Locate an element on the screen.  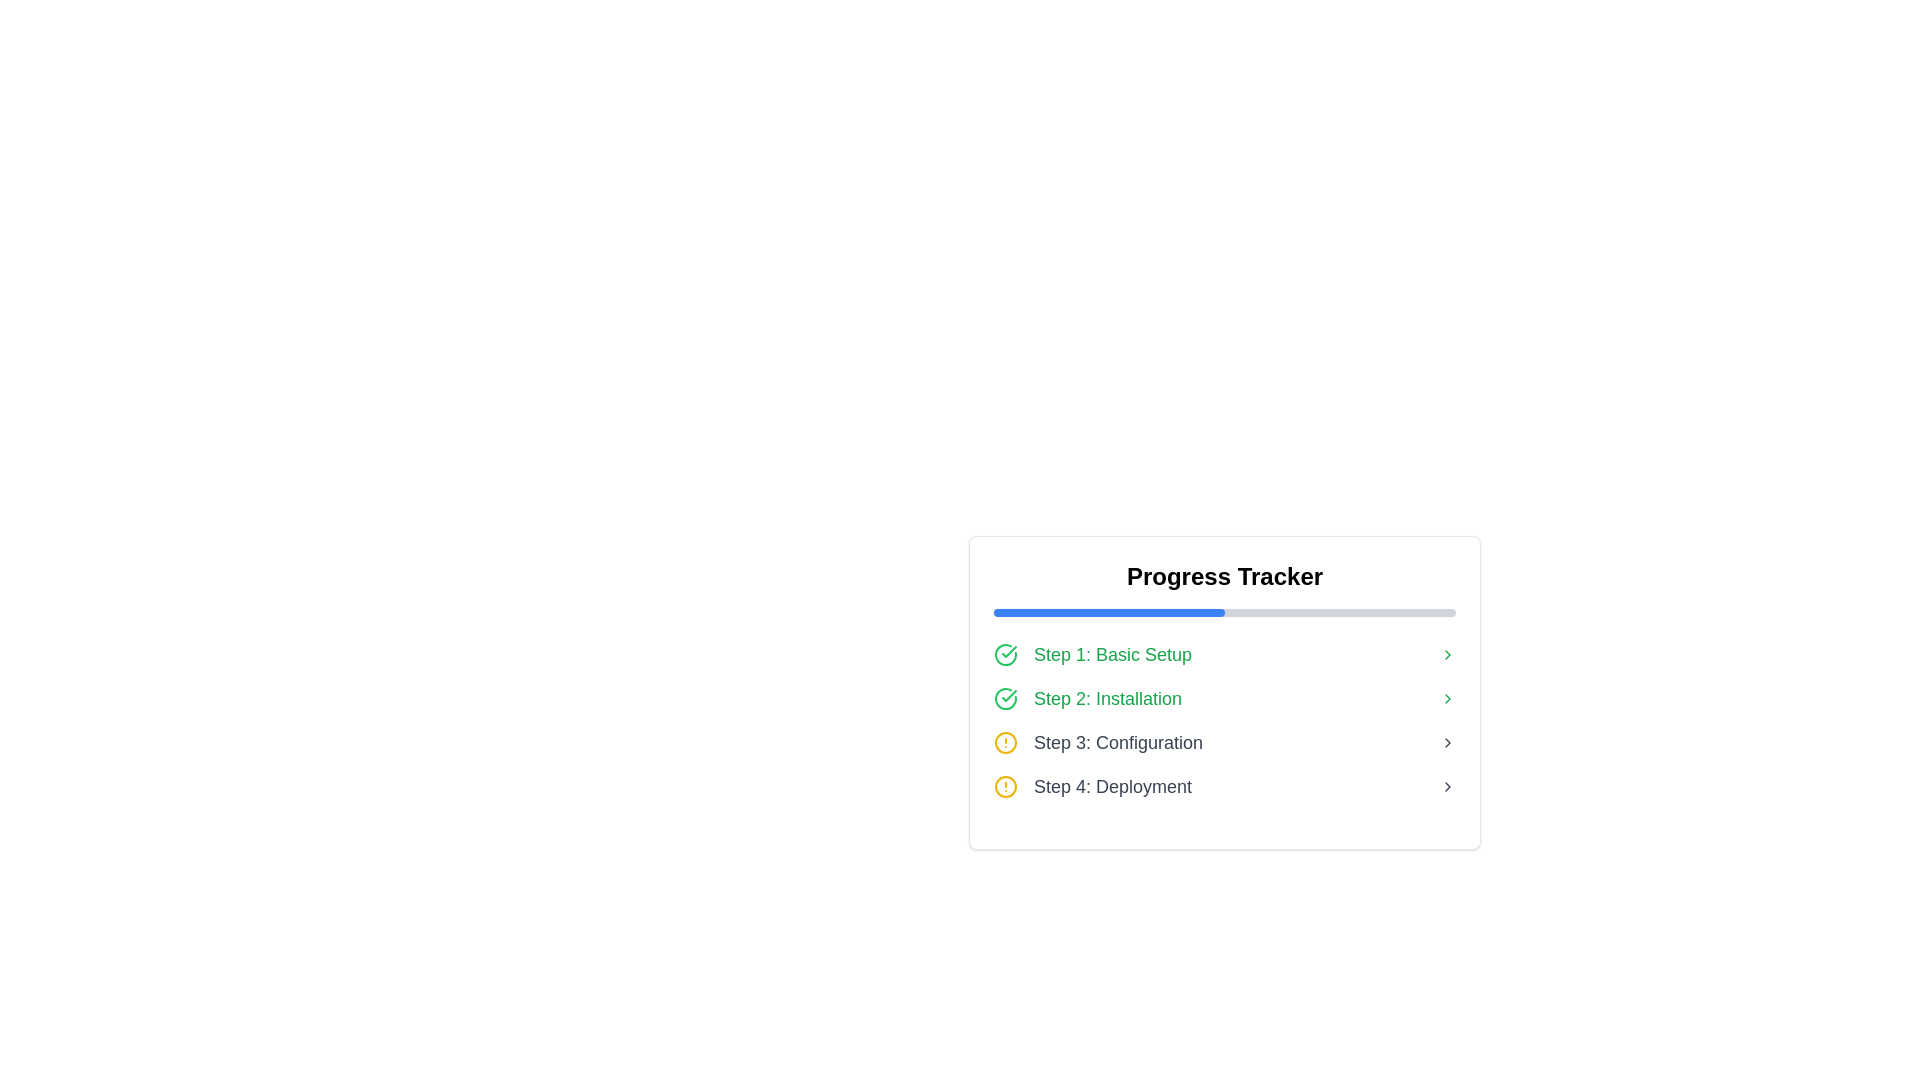
the right-pointing chevron icon located next to the text 'Step 2: Installation' in the progress tracker is located at coordinates (1448, 697).